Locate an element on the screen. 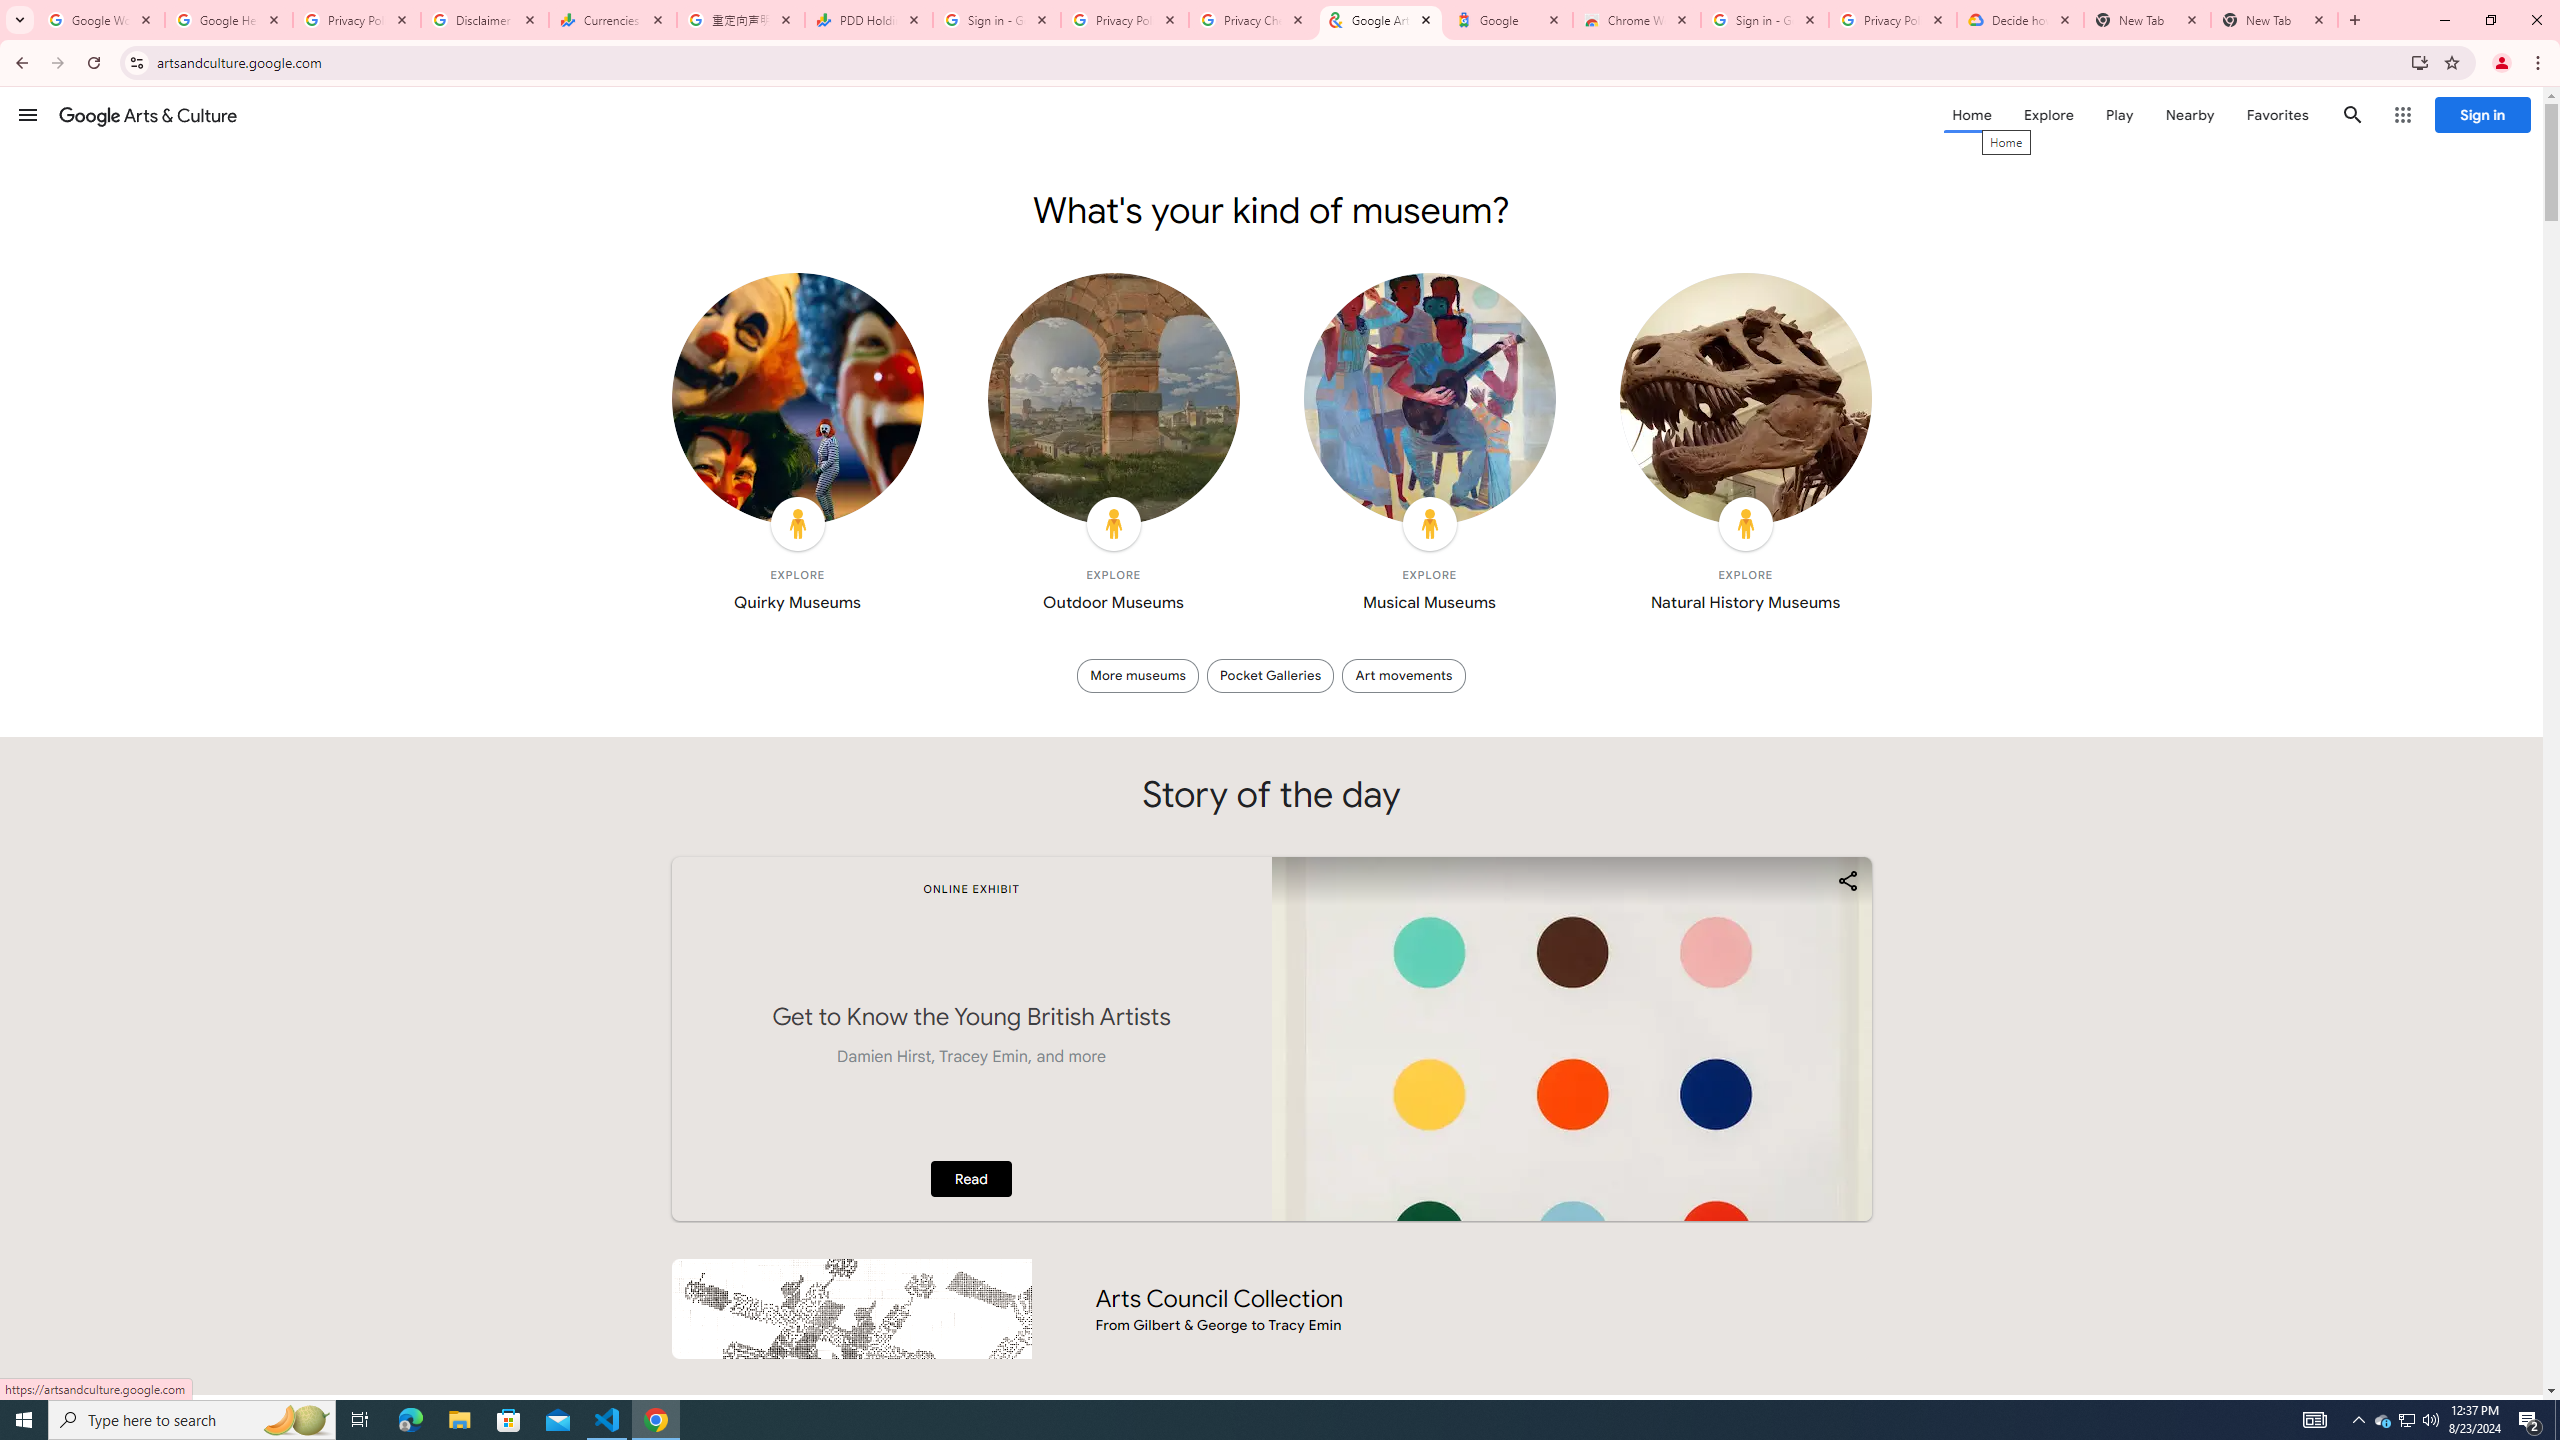 This screenshot has height=1440, width=2560. 'PDD Holdings Inc - ADR (PDD) Price & News - Google Finance' is located at coordinates (868, 19).